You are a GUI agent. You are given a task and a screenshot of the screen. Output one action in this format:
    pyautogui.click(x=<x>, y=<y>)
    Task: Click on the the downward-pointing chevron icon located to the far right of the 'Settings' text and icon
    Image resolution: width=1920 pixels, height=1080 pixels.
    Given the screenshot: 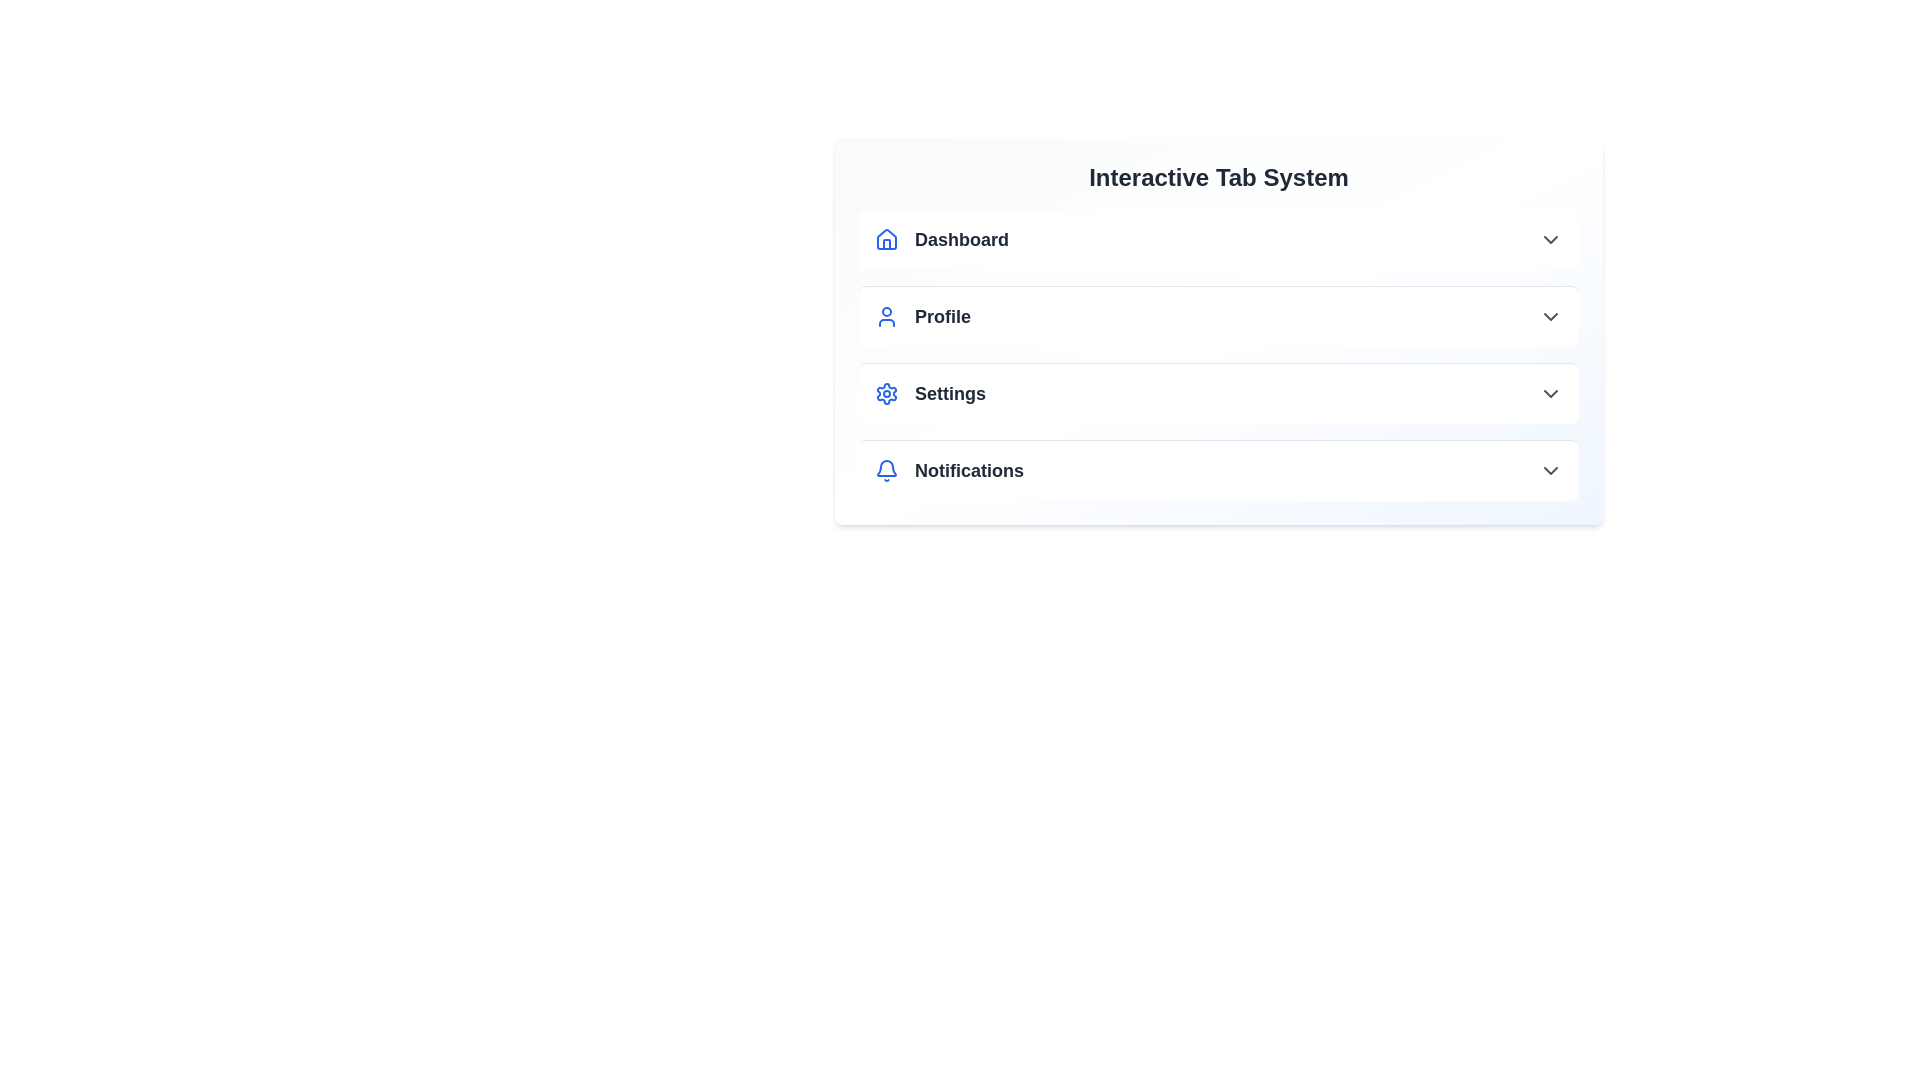 What is the action you would take?
    pyautogui.click(x=1549, y=393)
    